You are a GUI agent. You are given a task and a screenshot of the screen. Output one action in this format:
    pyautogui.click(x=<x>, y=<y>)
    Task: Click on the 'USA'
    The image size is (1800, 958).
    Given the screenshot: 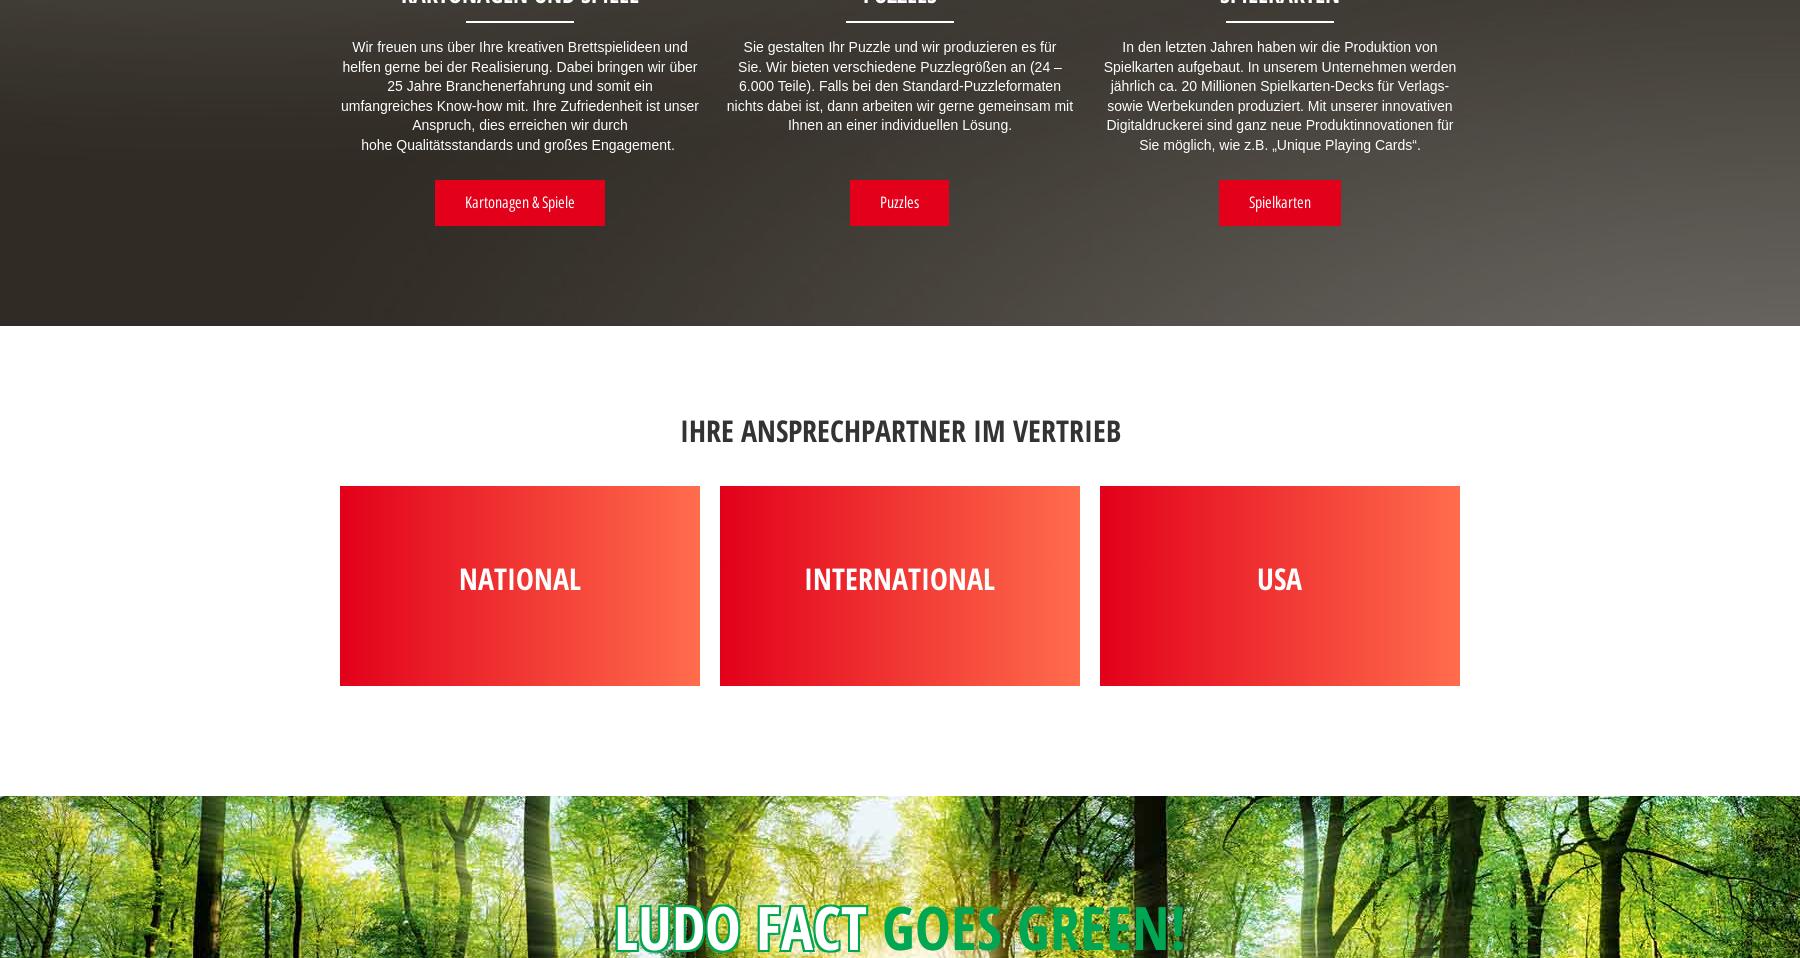 What is the action you would take?
    pyautogui.click(x=1279, y=577)
    